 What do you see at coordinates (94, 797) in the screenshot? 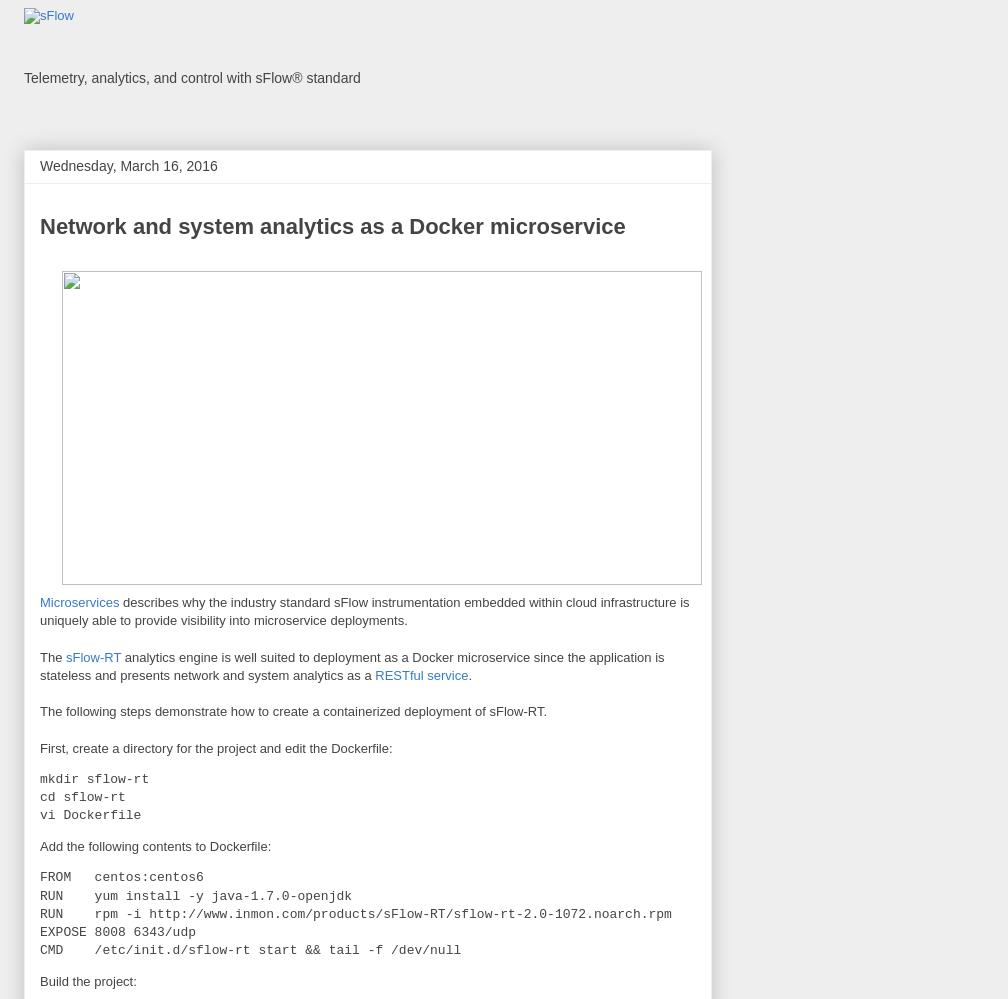
I see `'mkdir sflow-rt
cd sflow-rt
vi Dockerfile'` at bounding box center [94, 797].